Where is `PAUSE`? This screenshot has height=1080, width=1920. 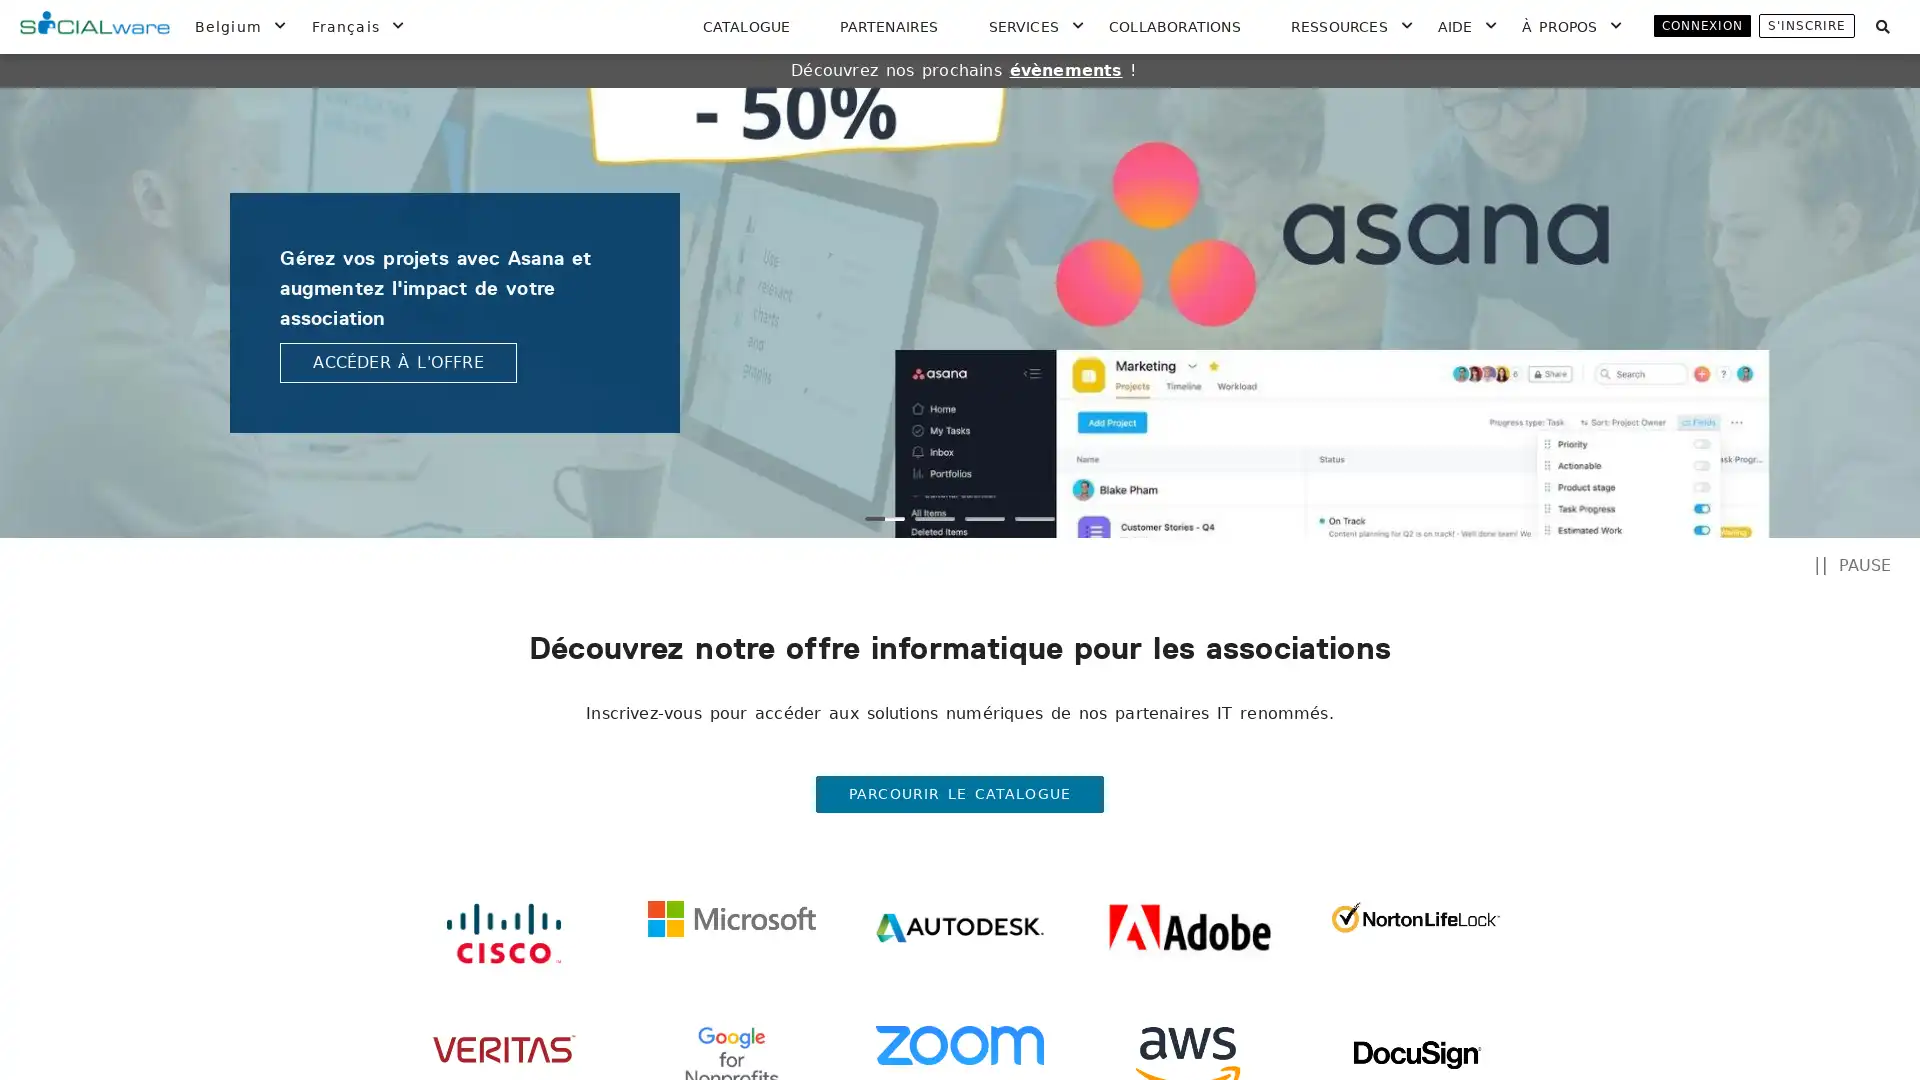
PAUSE is located at coordinates (1852, 566).